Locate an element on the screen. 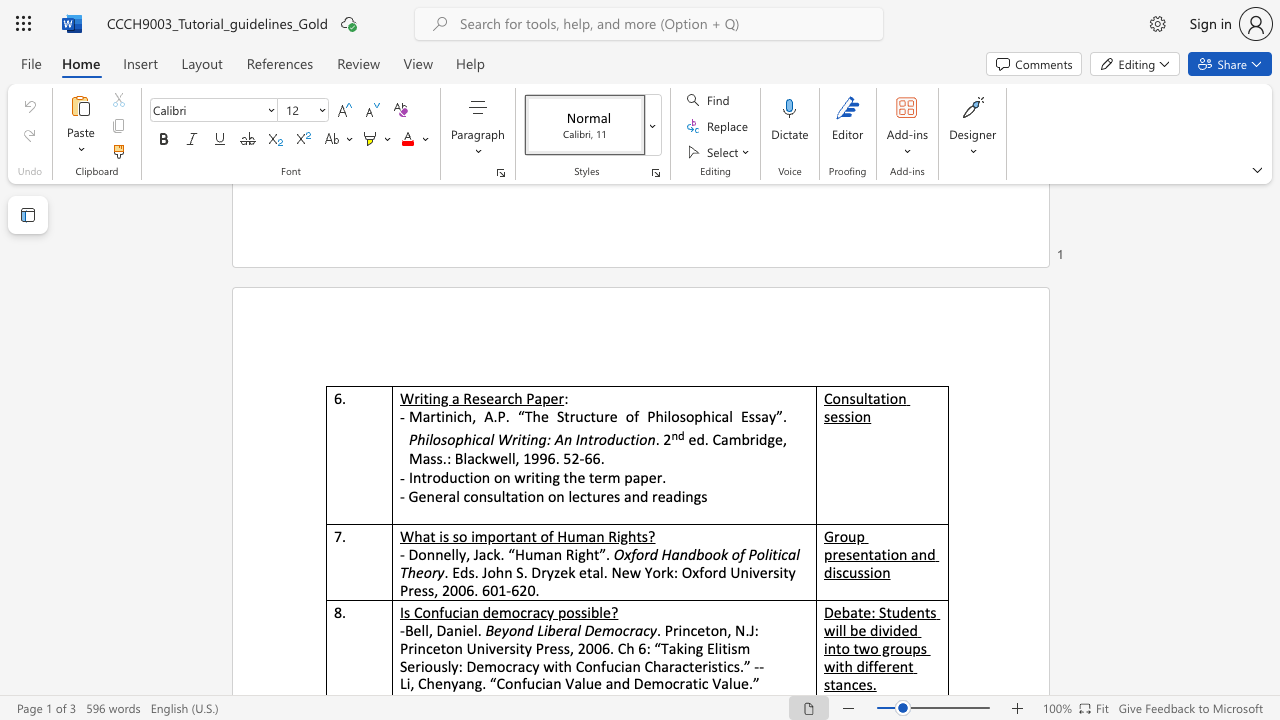 Image resolution: width=1280 pixels, height=720 pixels. the subset text "-62" within the text ". Eds. John S. Dryzek etal. New York: Oxford University Press, 2006. 601-620." is located at coordinates (506, 589).